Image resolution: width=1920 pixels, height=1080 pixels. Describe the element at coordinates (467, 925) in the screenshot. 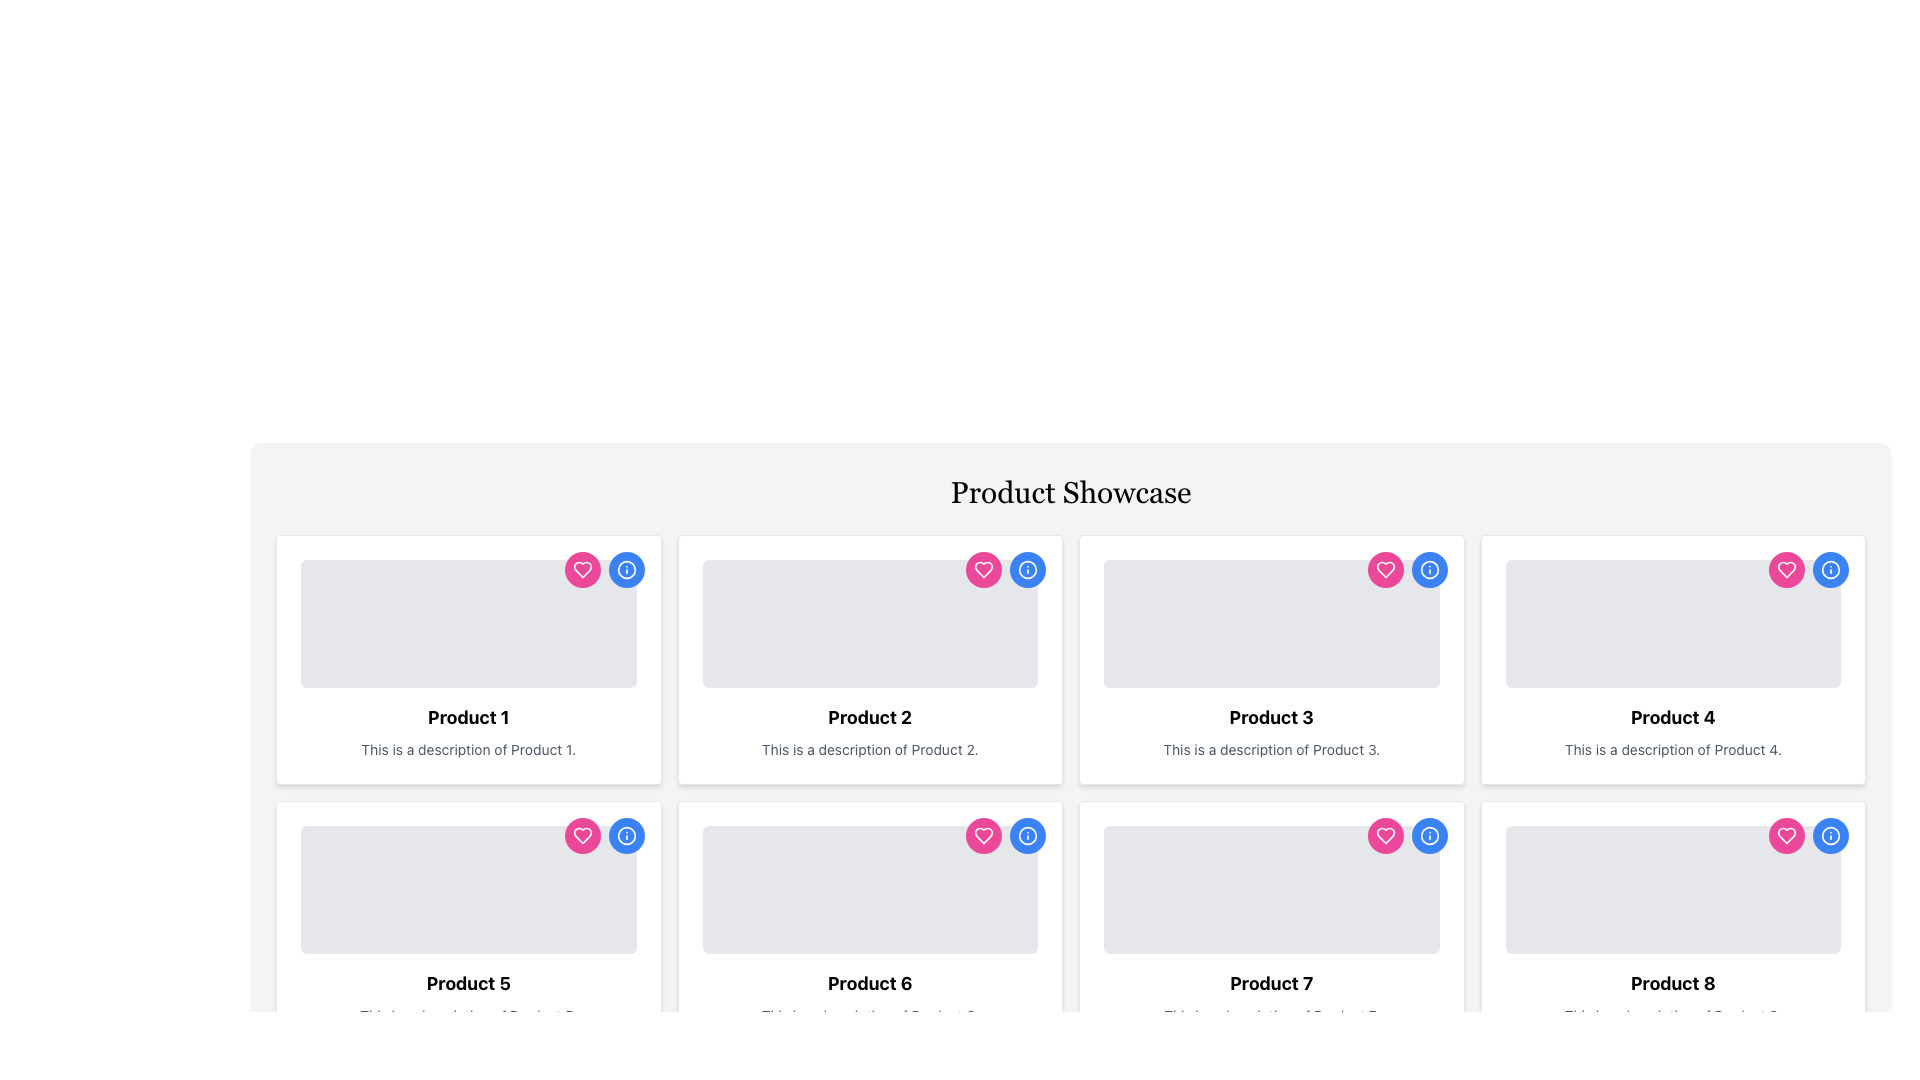

I see `the 'Product 5' card, which is a rectangular component with a white background and rounded corners, located in the second row of a 4-column grid layout` at that location.